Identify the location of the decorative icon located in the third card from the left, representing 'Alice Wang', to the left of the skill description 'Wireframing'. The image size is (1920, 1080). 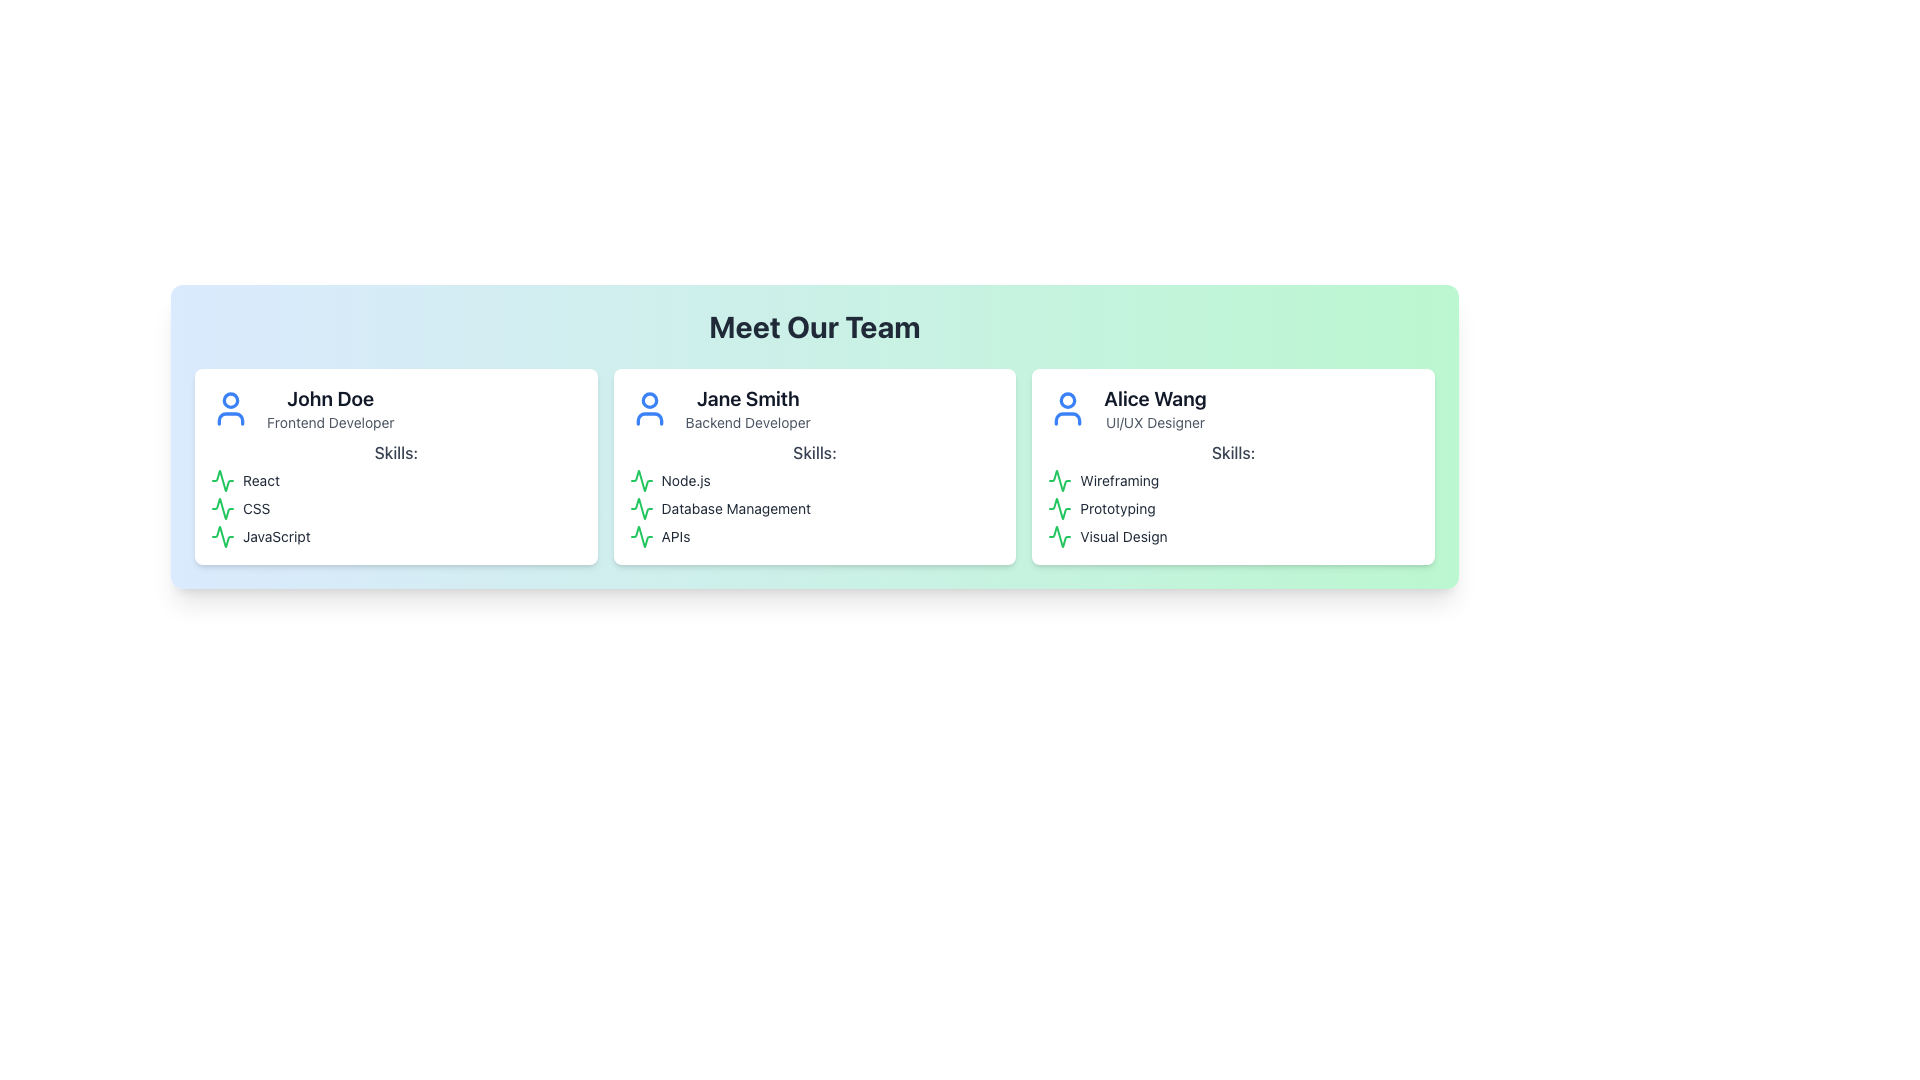
(1059, 481).